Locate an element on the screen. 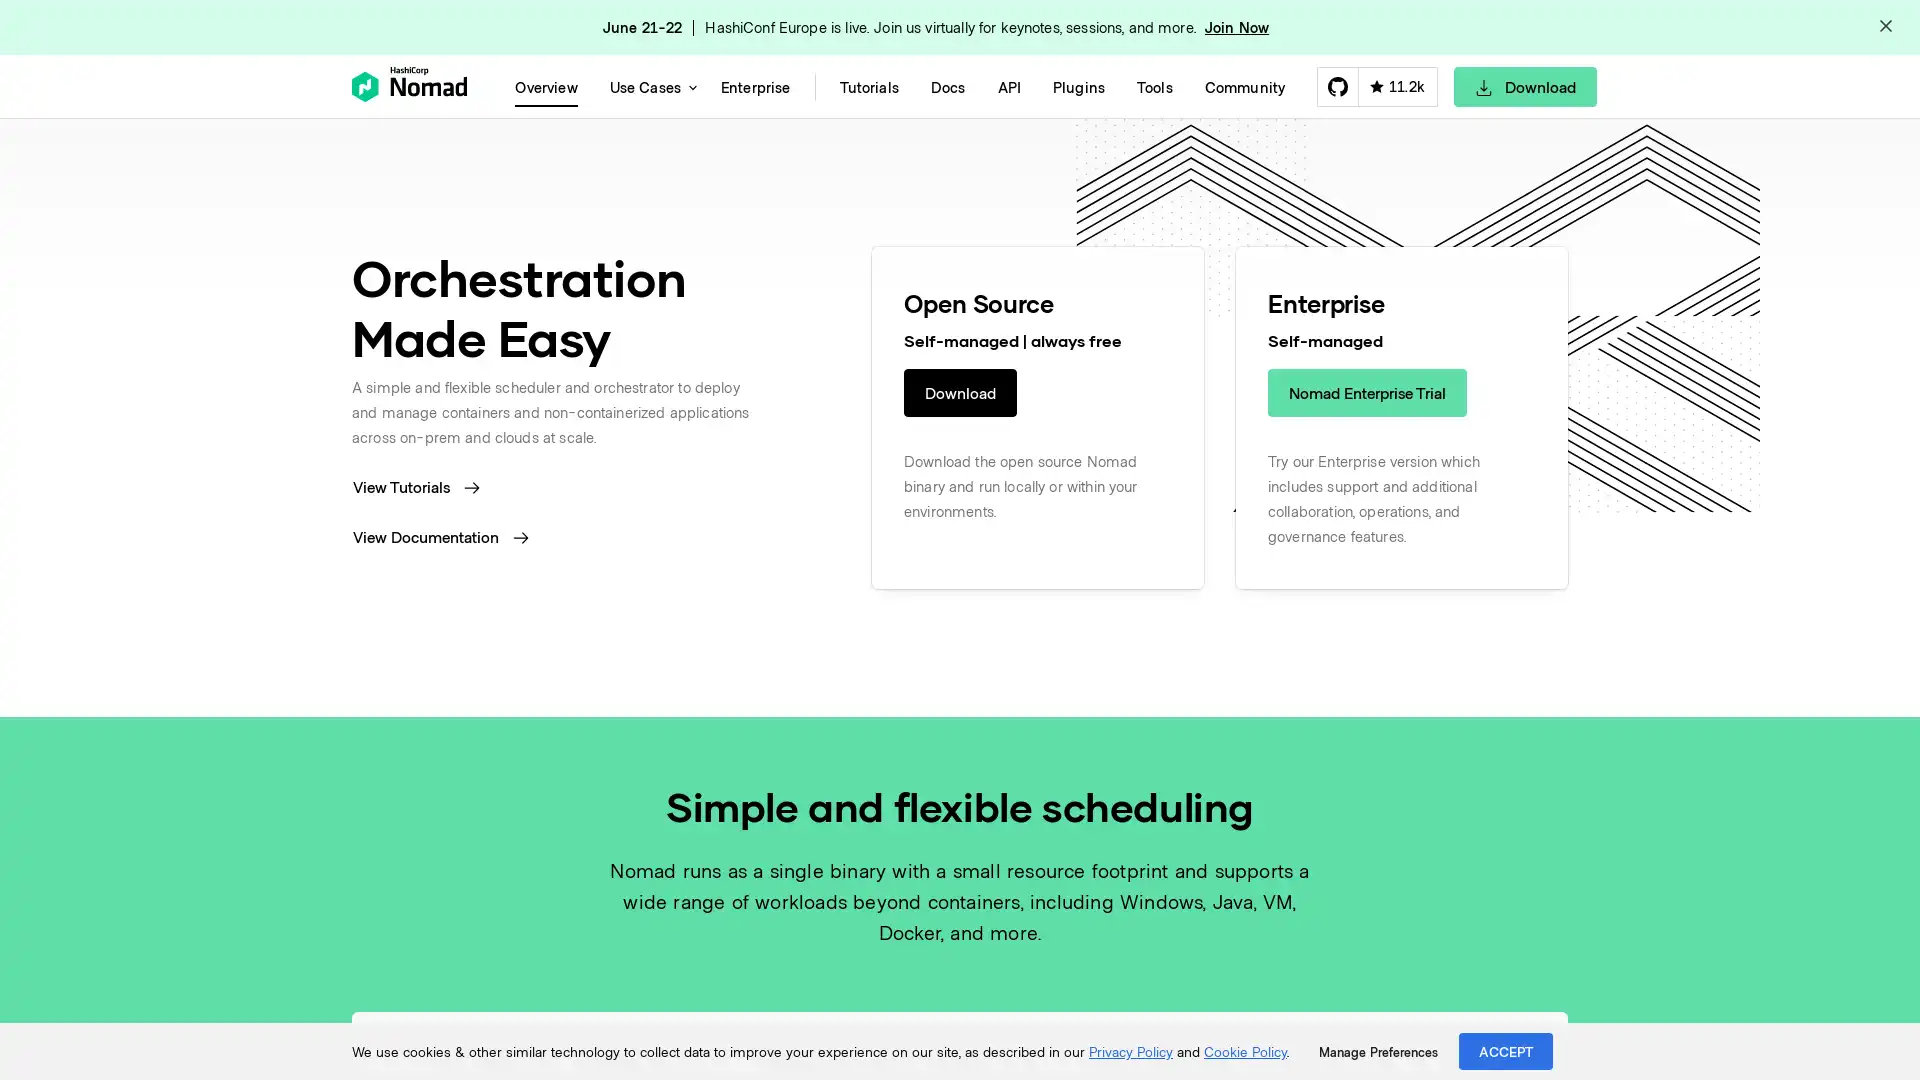 This screenshot has height=1080, width=1920. ACCEPT is located at coordinates (1506, 1050).